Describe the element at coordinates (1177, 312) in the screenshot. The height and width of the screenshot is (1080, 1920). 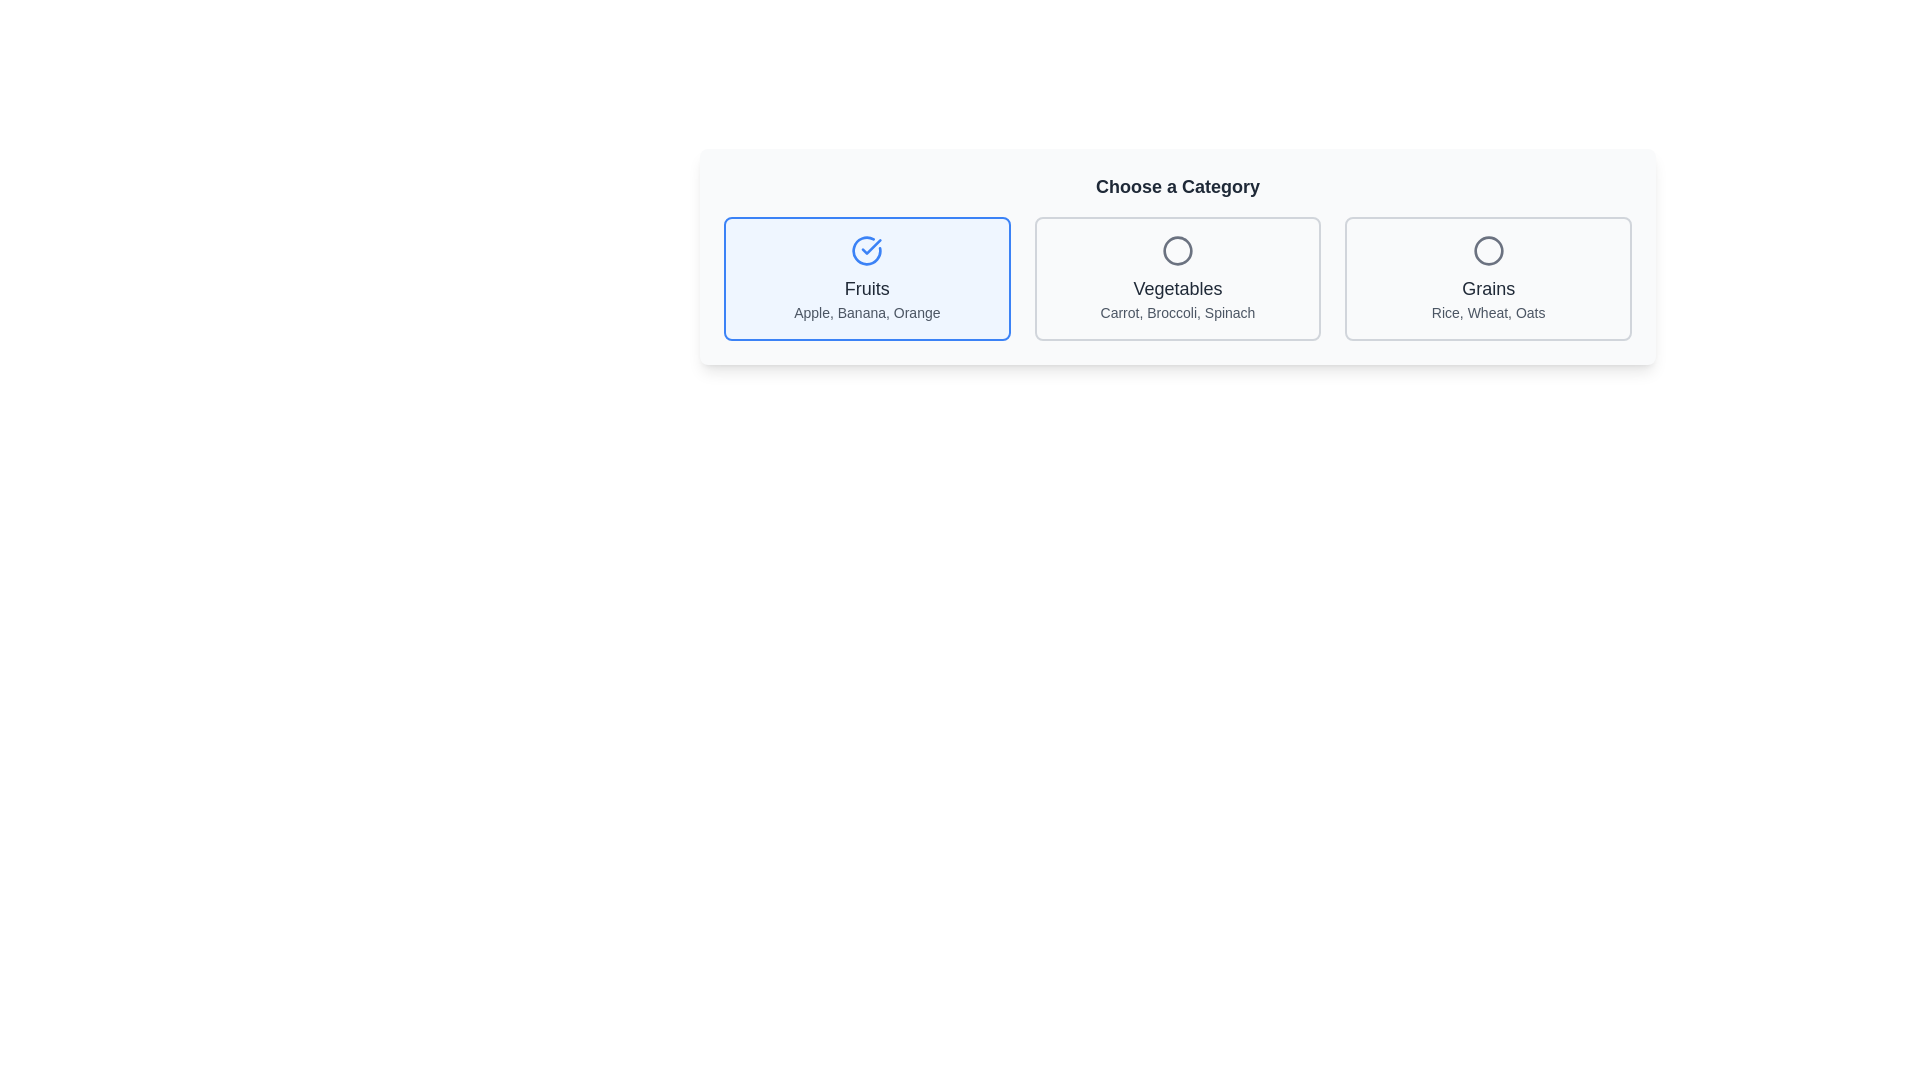
I see `the text label displaying 'Carrot, Broccoli, Spinach' within the 'Vegetables' card, located below the title 'Vegetables'` at that location.